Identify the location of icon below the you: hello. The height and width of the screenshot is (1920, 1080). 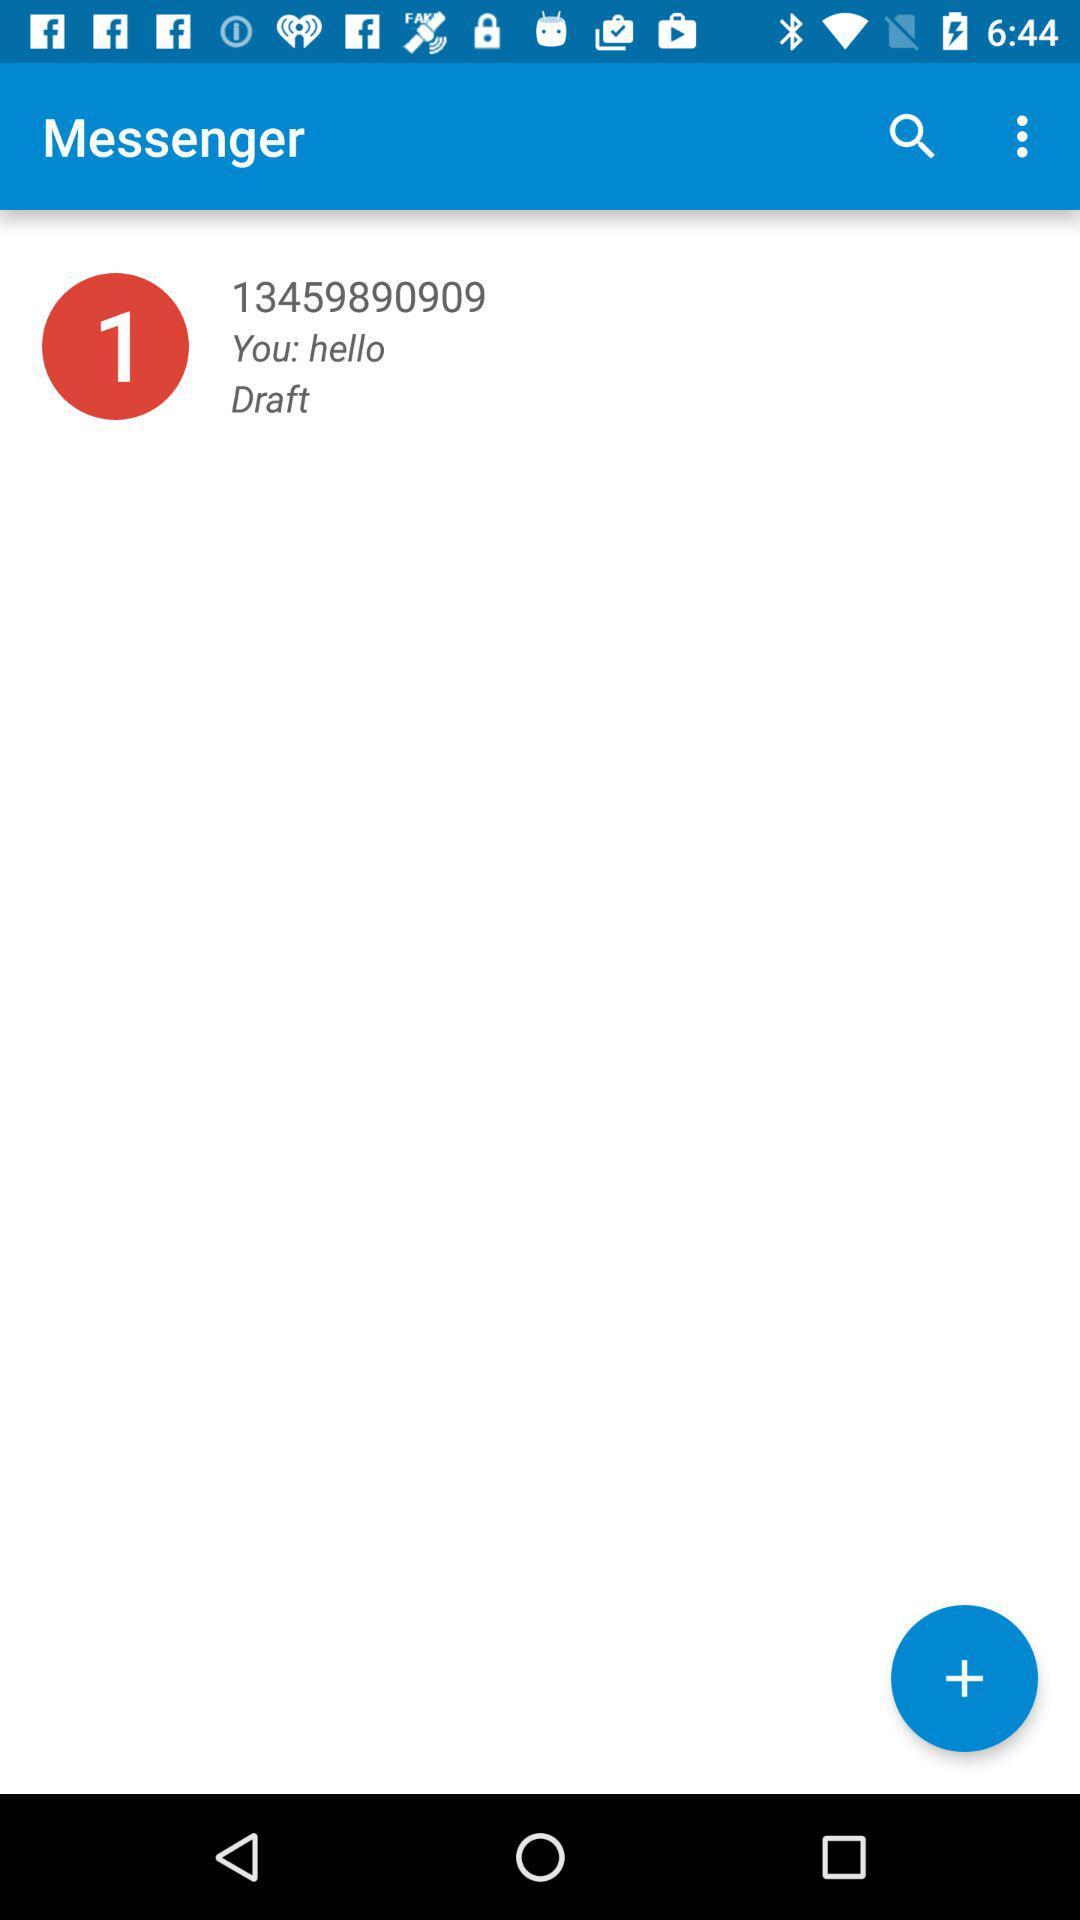
(963, 1678).